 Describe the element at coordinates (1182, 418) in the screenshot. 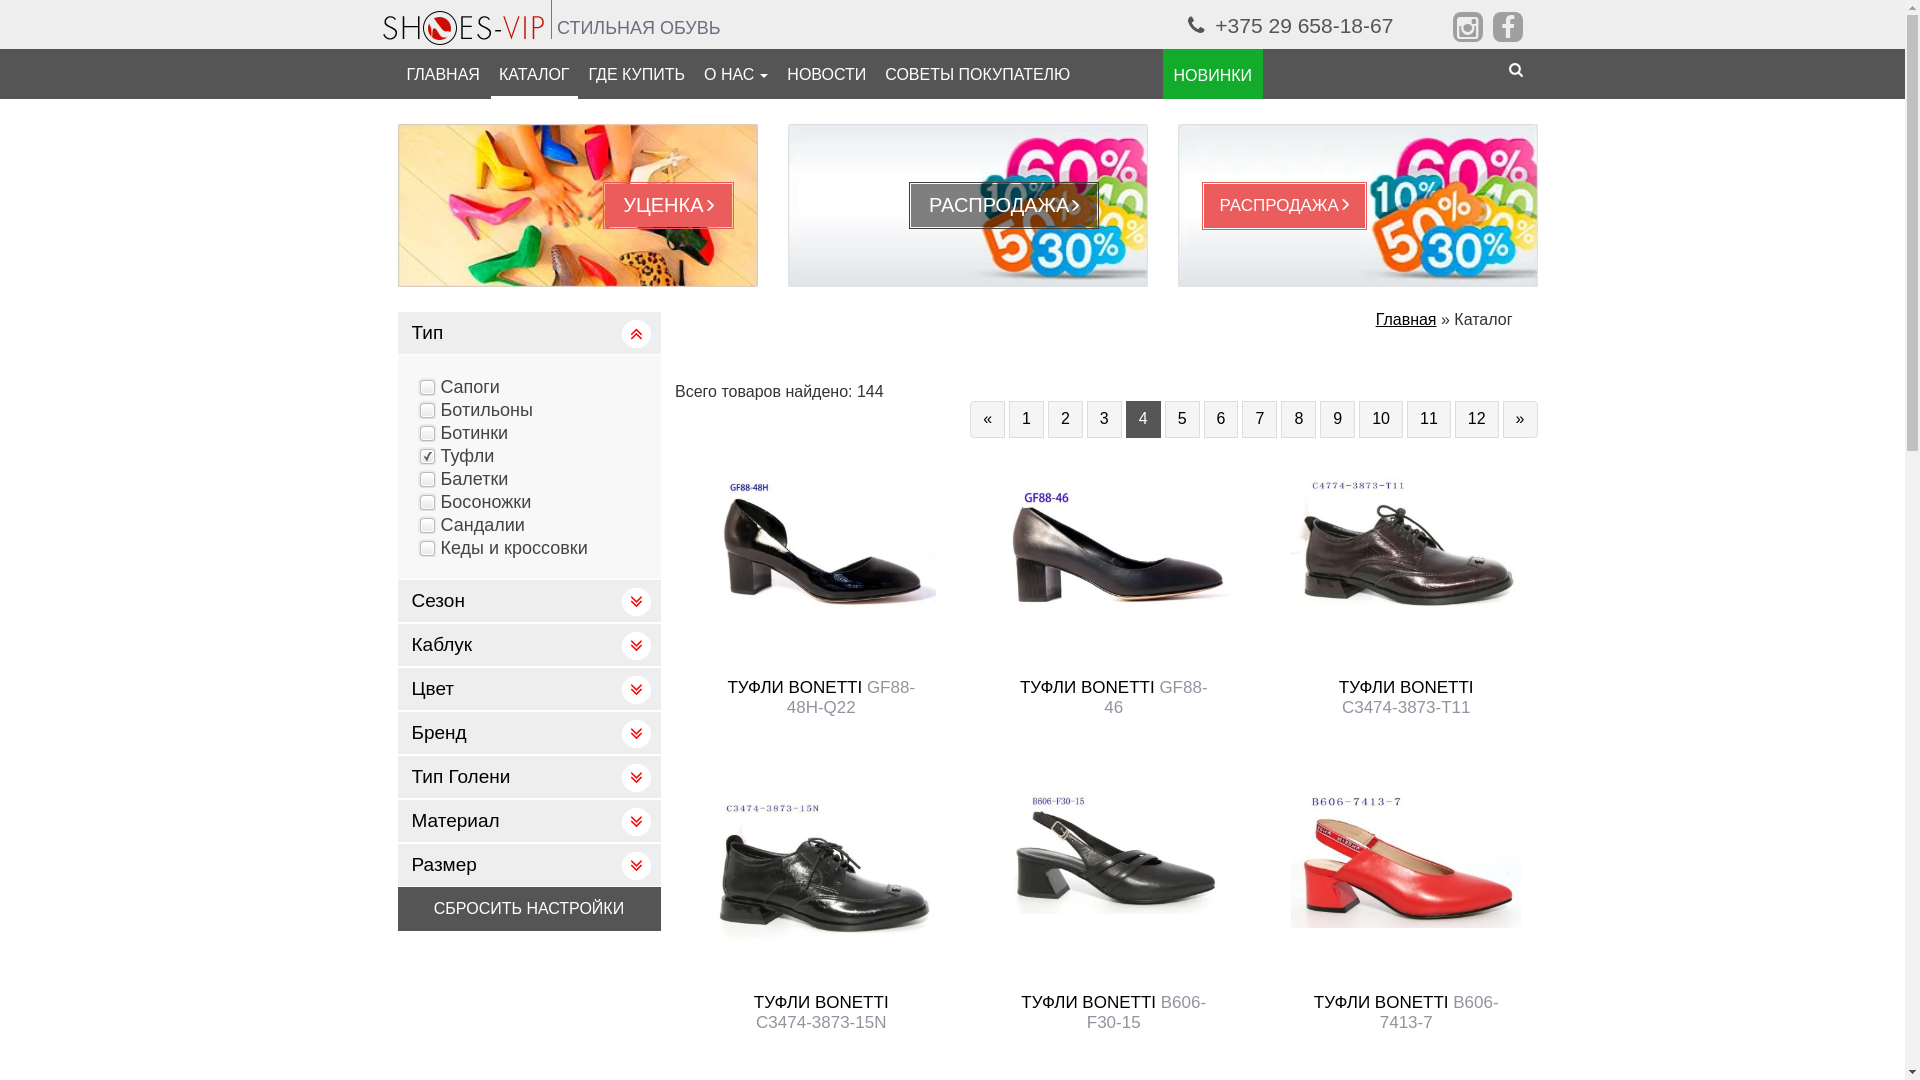

I see `'5'` at that location.